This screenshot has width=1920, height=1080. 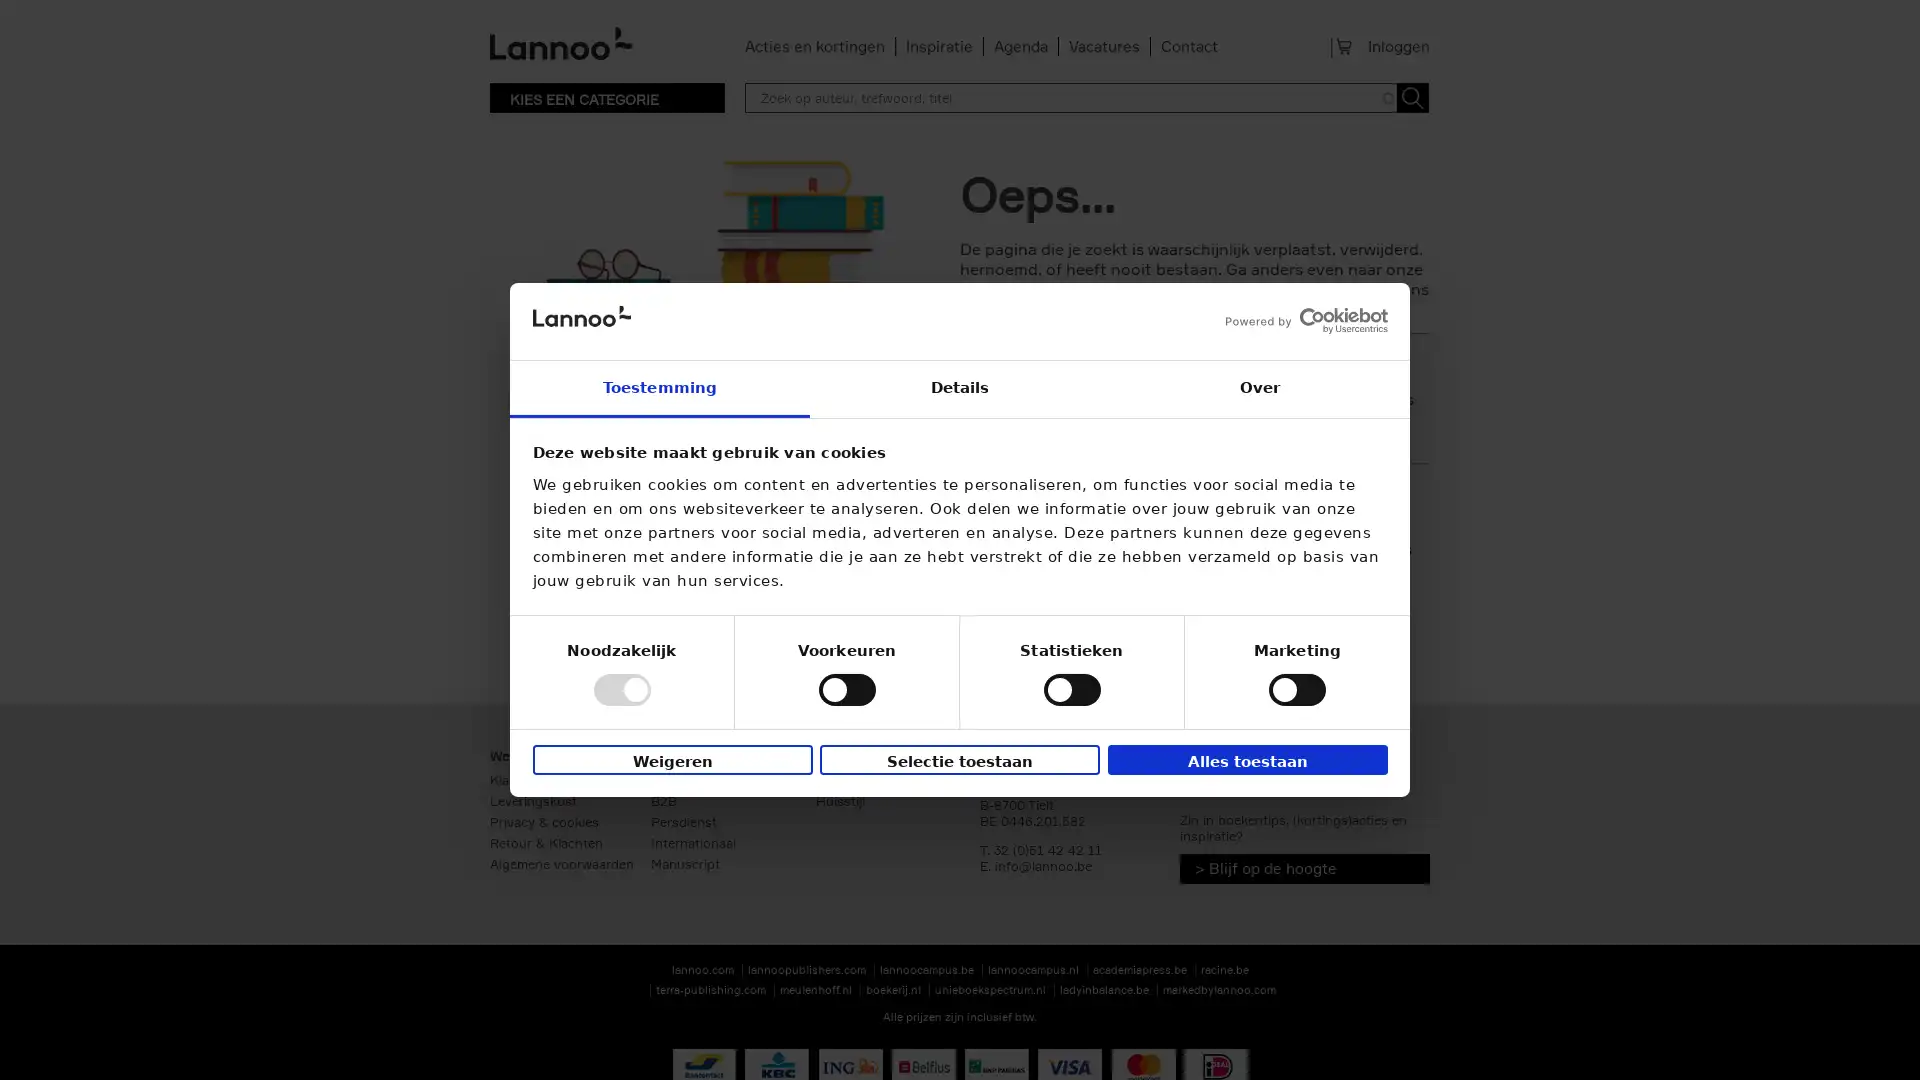 What do you see at coordinates (1406, 99) in the screenshot?
I see `Toepassen` at bounding box center [1406, 99].